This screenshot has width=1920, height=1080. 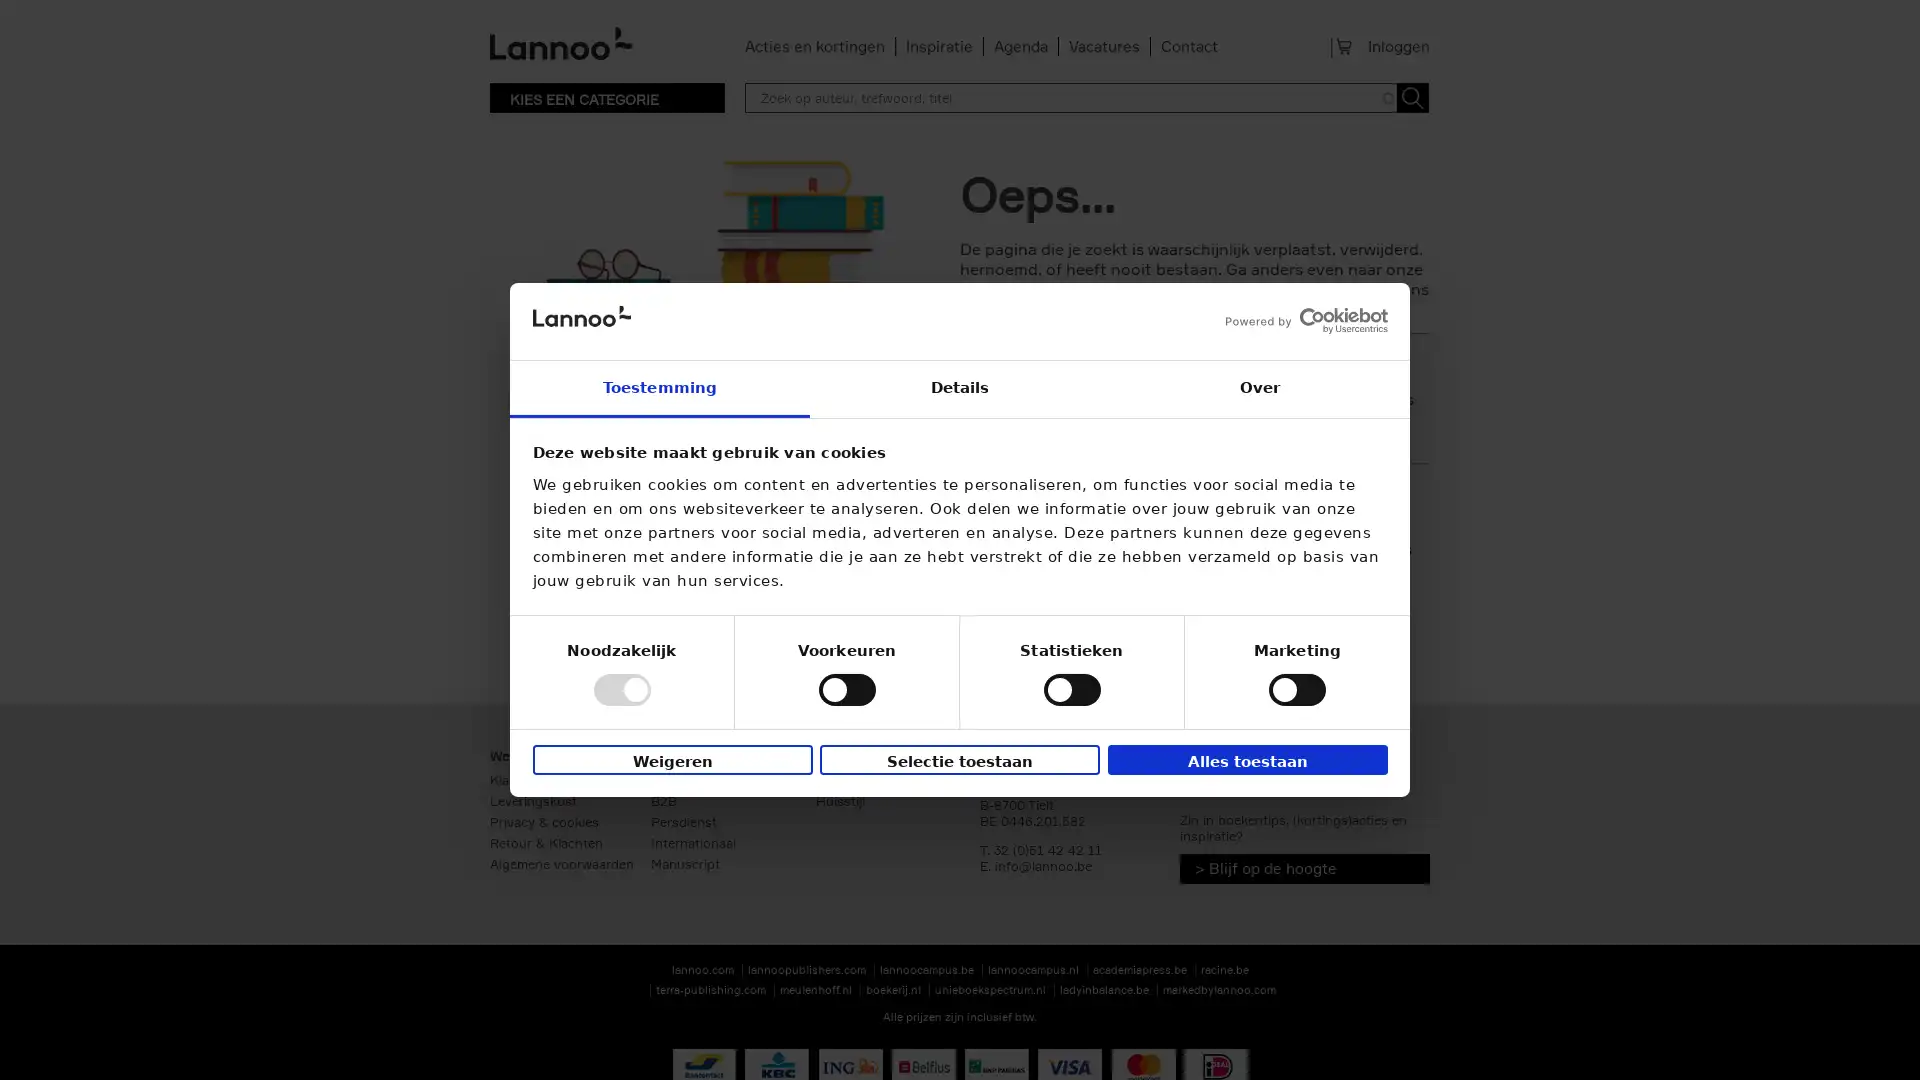 What do you see at coordinates (1406, 99) in the screenshot?
I see `Toepassen` at bounding box center [1406, 99].